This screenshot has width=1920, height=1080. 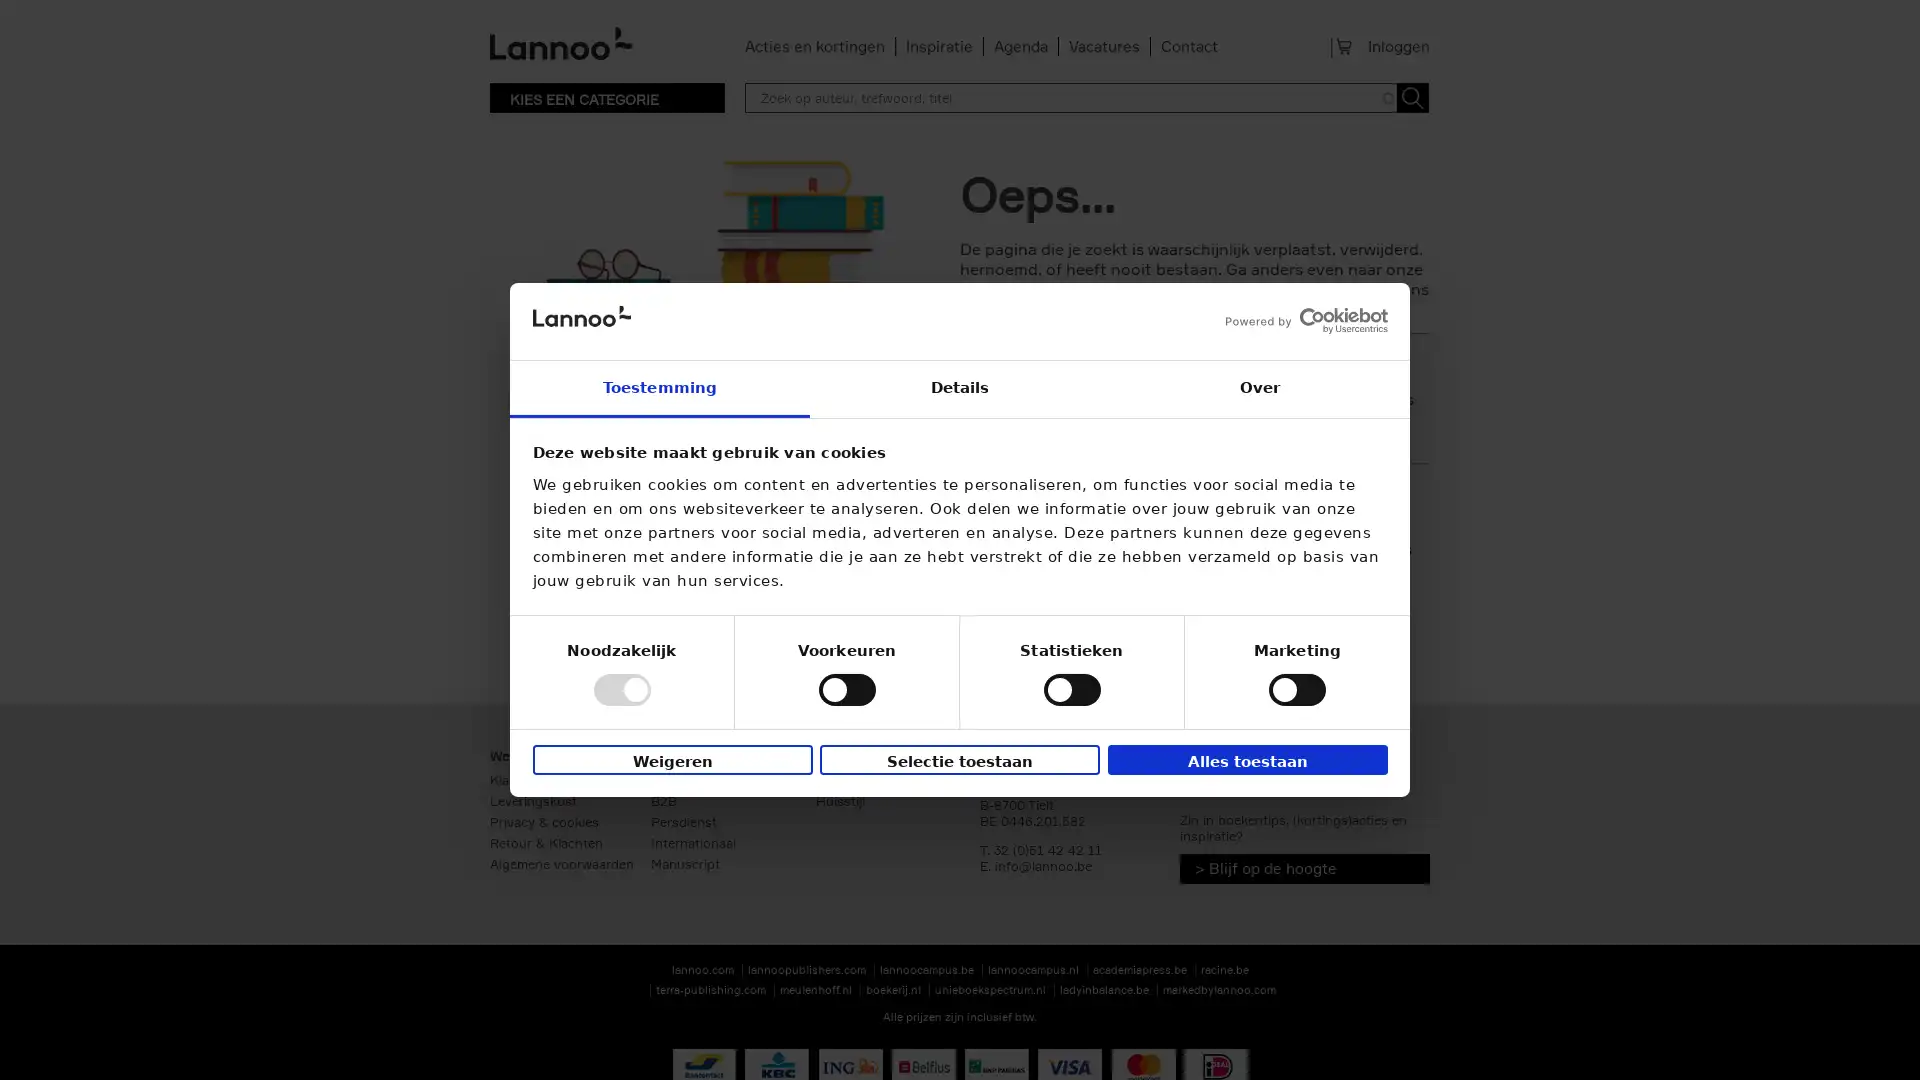 What do you see at coordinates (1406, 99) in the screenshot?
I see `Toepassen` at bounding box center [1406, 99].